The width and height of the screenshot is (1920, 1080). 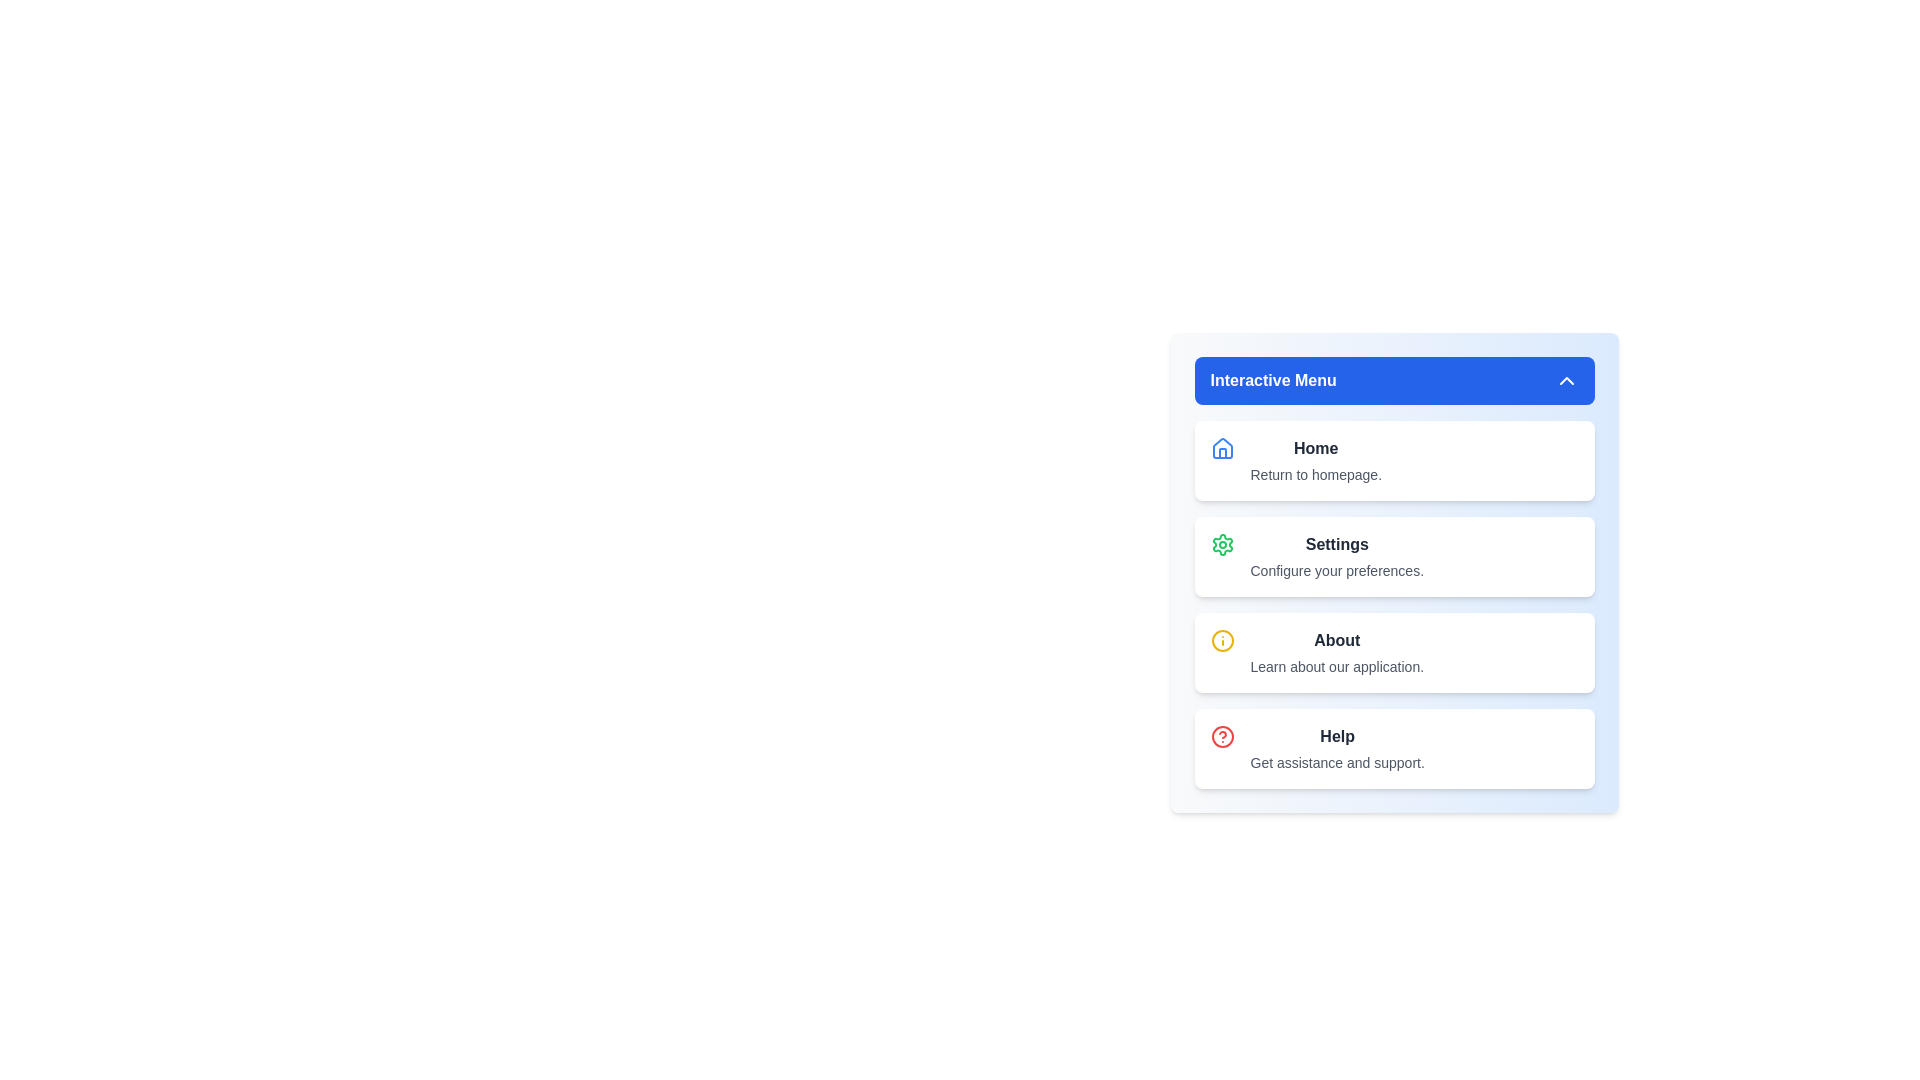 I want to click on the bold 'Settings' text label, which is centrally positioned between the 'Home' and 'About' sections in the menu, so click(x=1337, y=544).